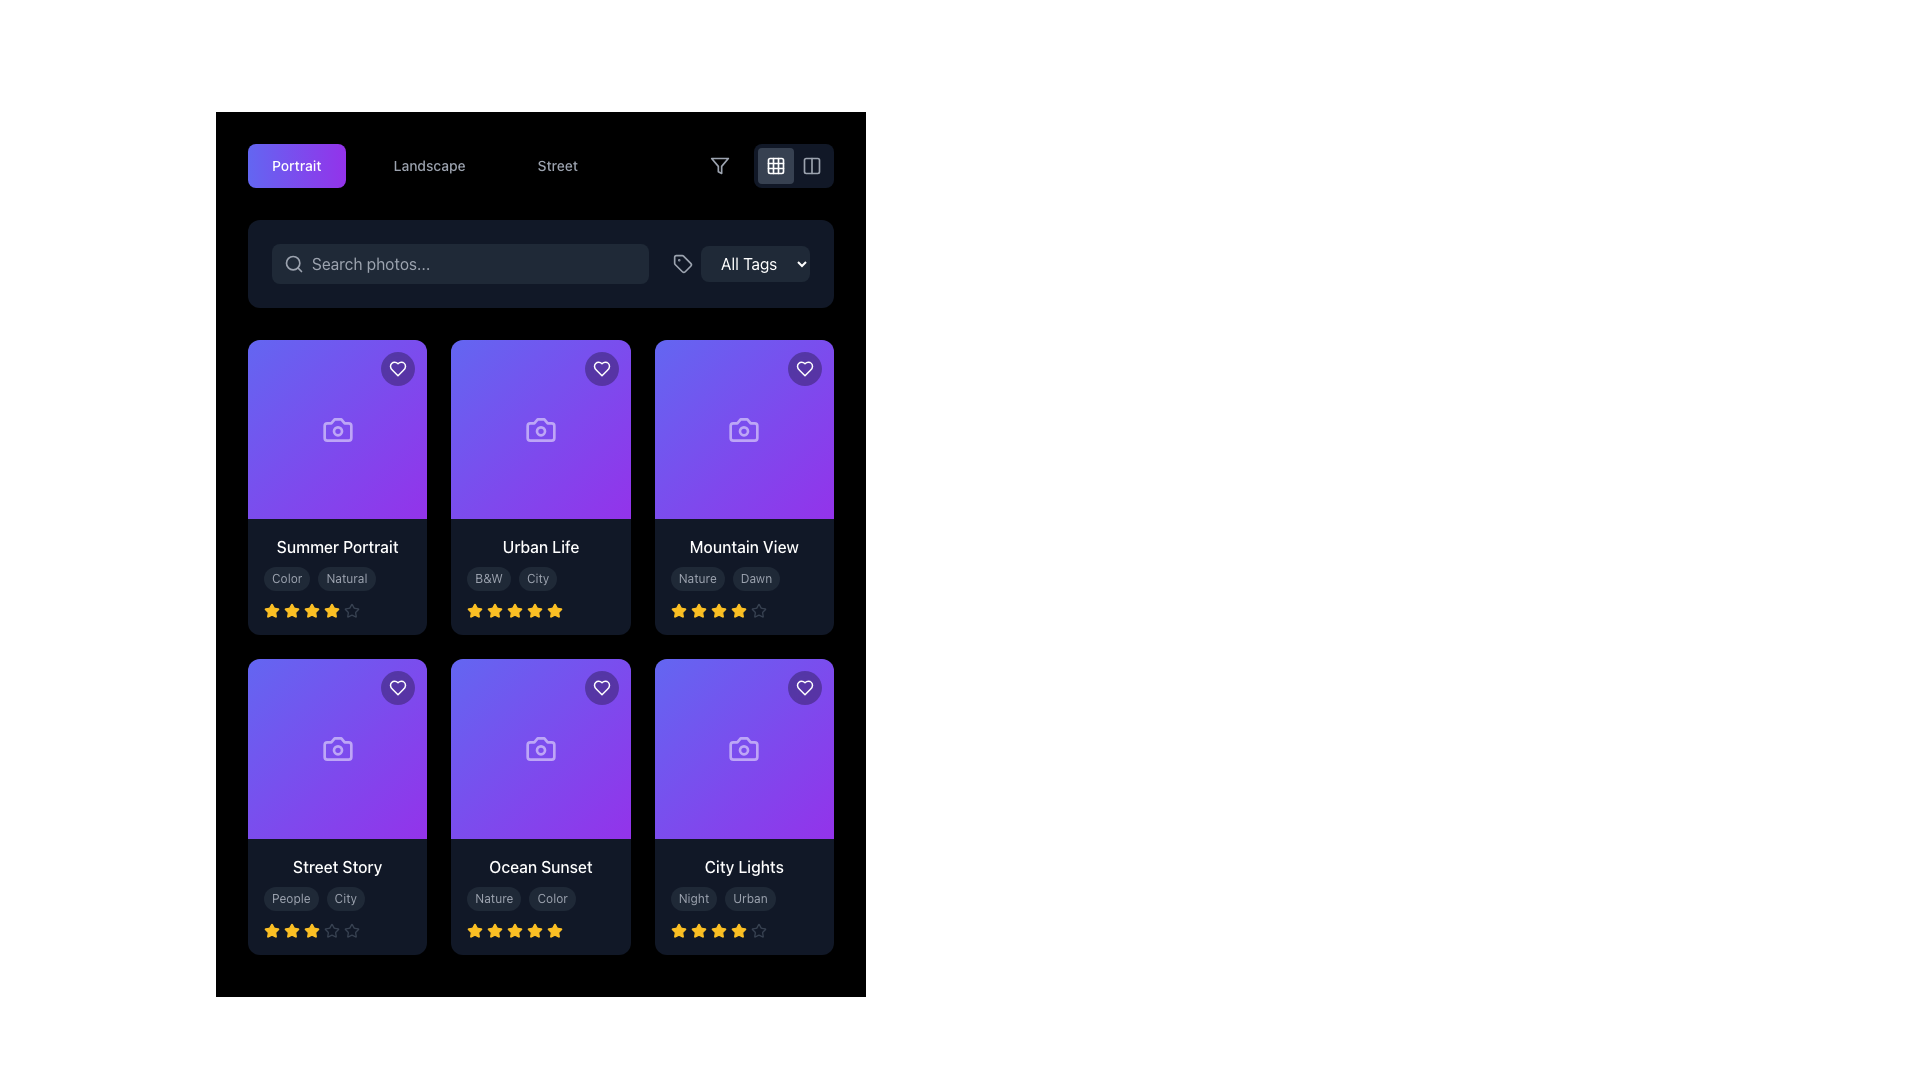  What do you see at coordinates (538, 579) in the screenshot?
I see `the static label element located in the middle card titled 'Urban Life', positioned as the second tag immediately following the 'B&W' tag` at bounding box center [538, 579].